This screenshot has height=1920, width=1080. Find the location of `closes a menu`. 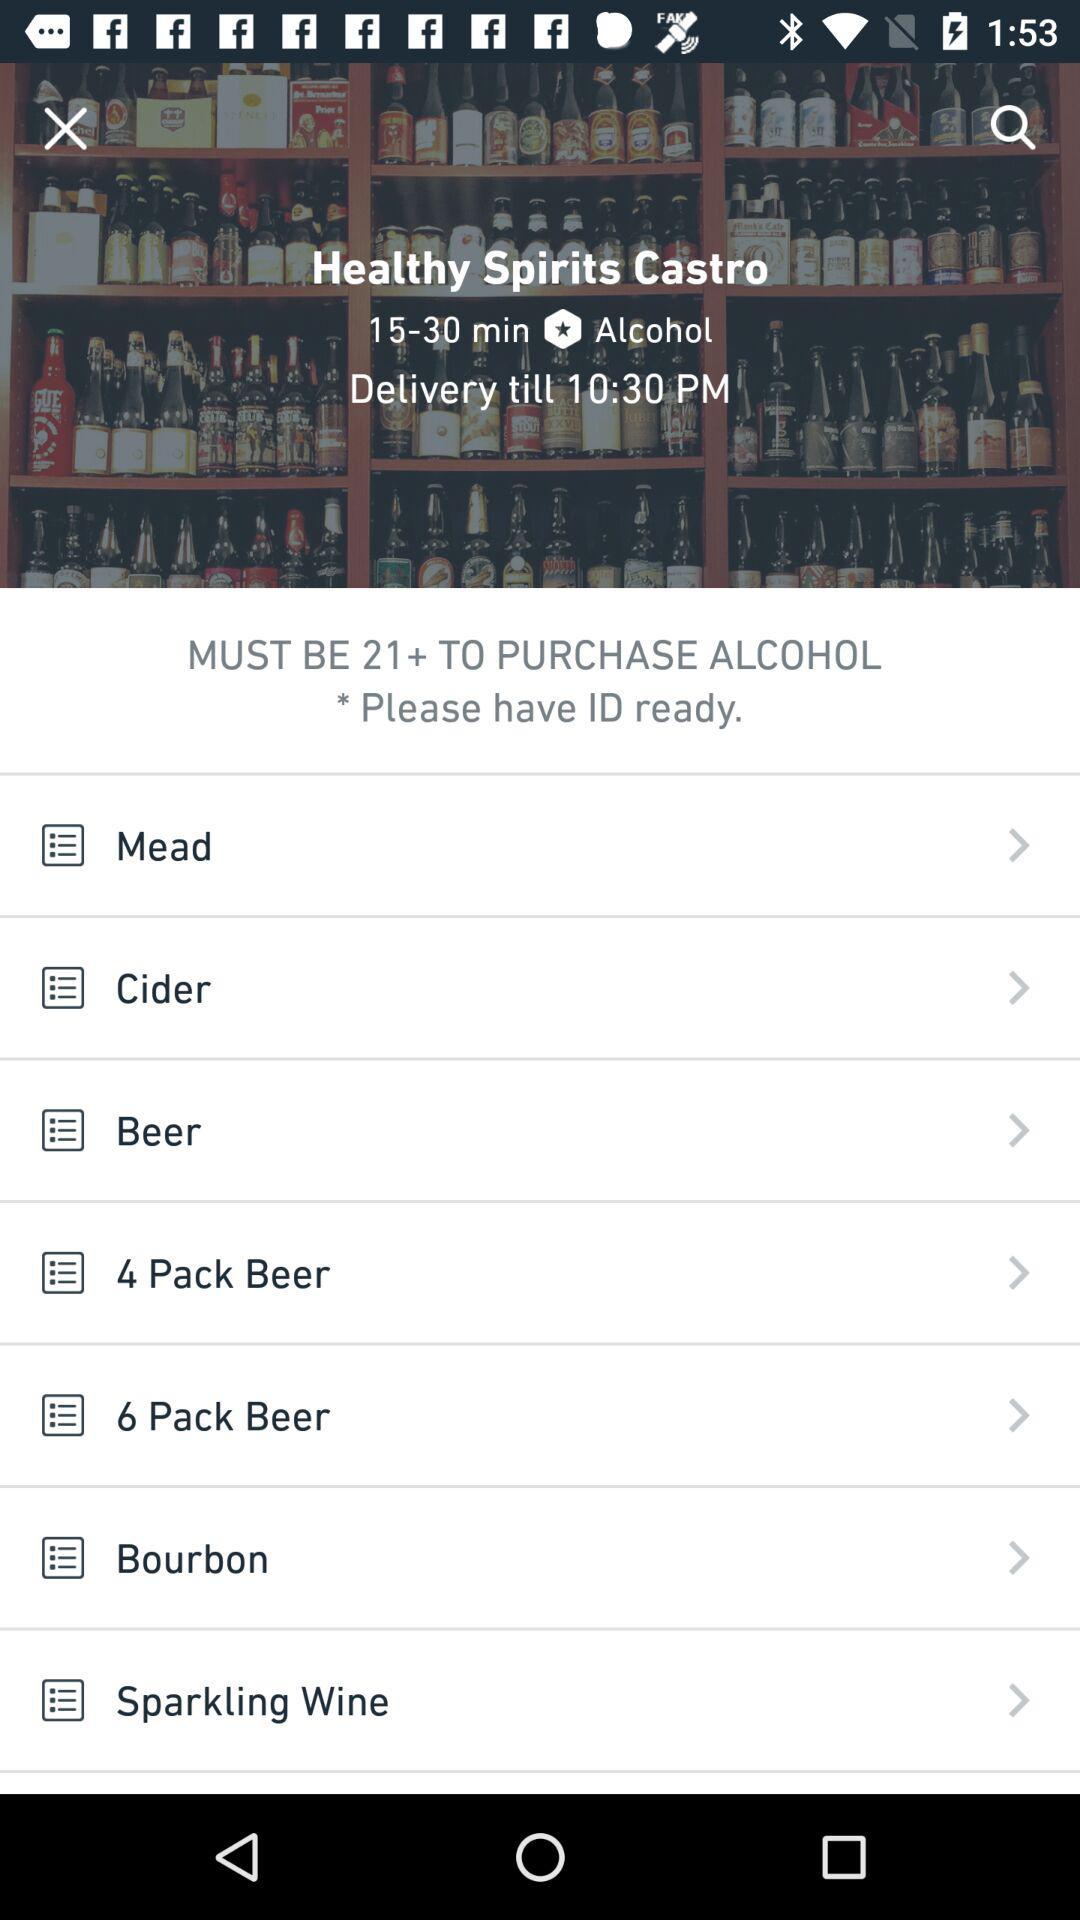

closes a menu is located at coordinates (64, 127).